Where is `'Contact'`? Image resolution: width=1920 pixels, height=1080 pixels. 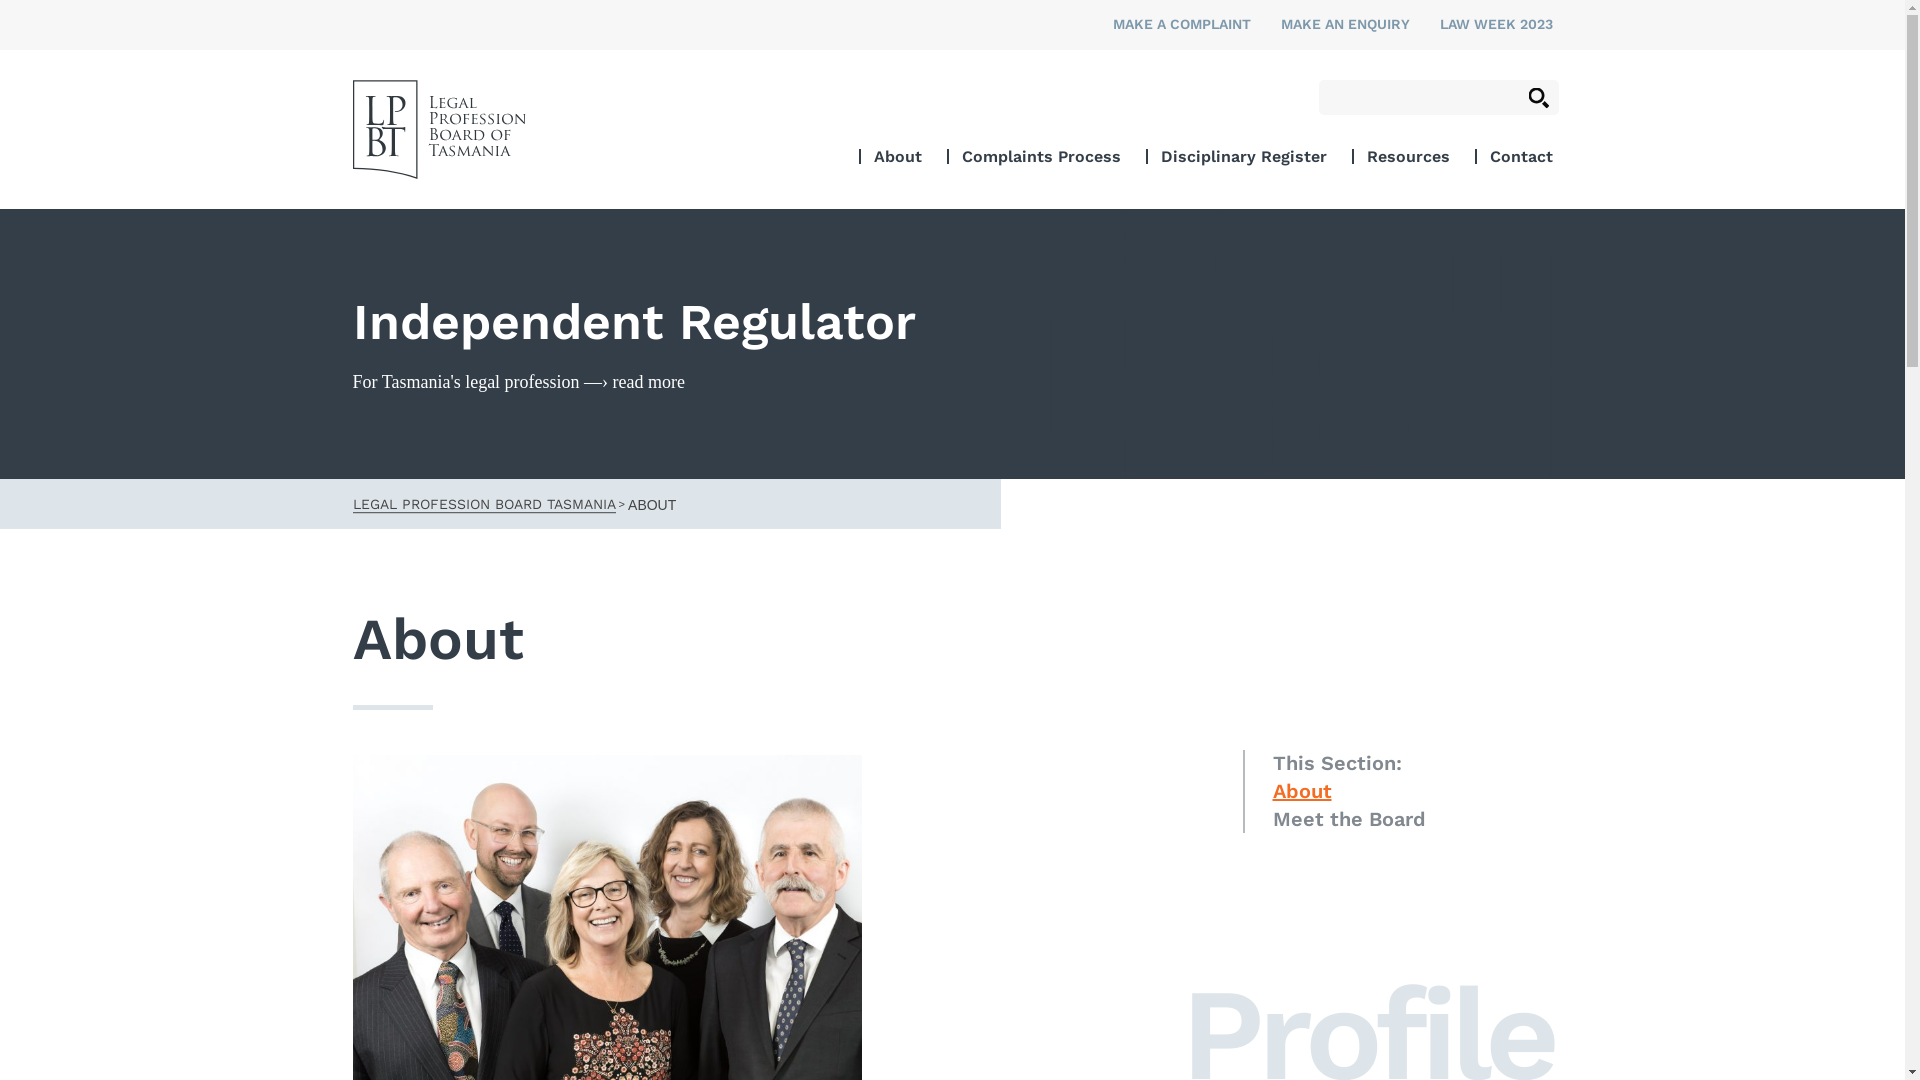
'Contact' is located at coordinates (1489, 155).